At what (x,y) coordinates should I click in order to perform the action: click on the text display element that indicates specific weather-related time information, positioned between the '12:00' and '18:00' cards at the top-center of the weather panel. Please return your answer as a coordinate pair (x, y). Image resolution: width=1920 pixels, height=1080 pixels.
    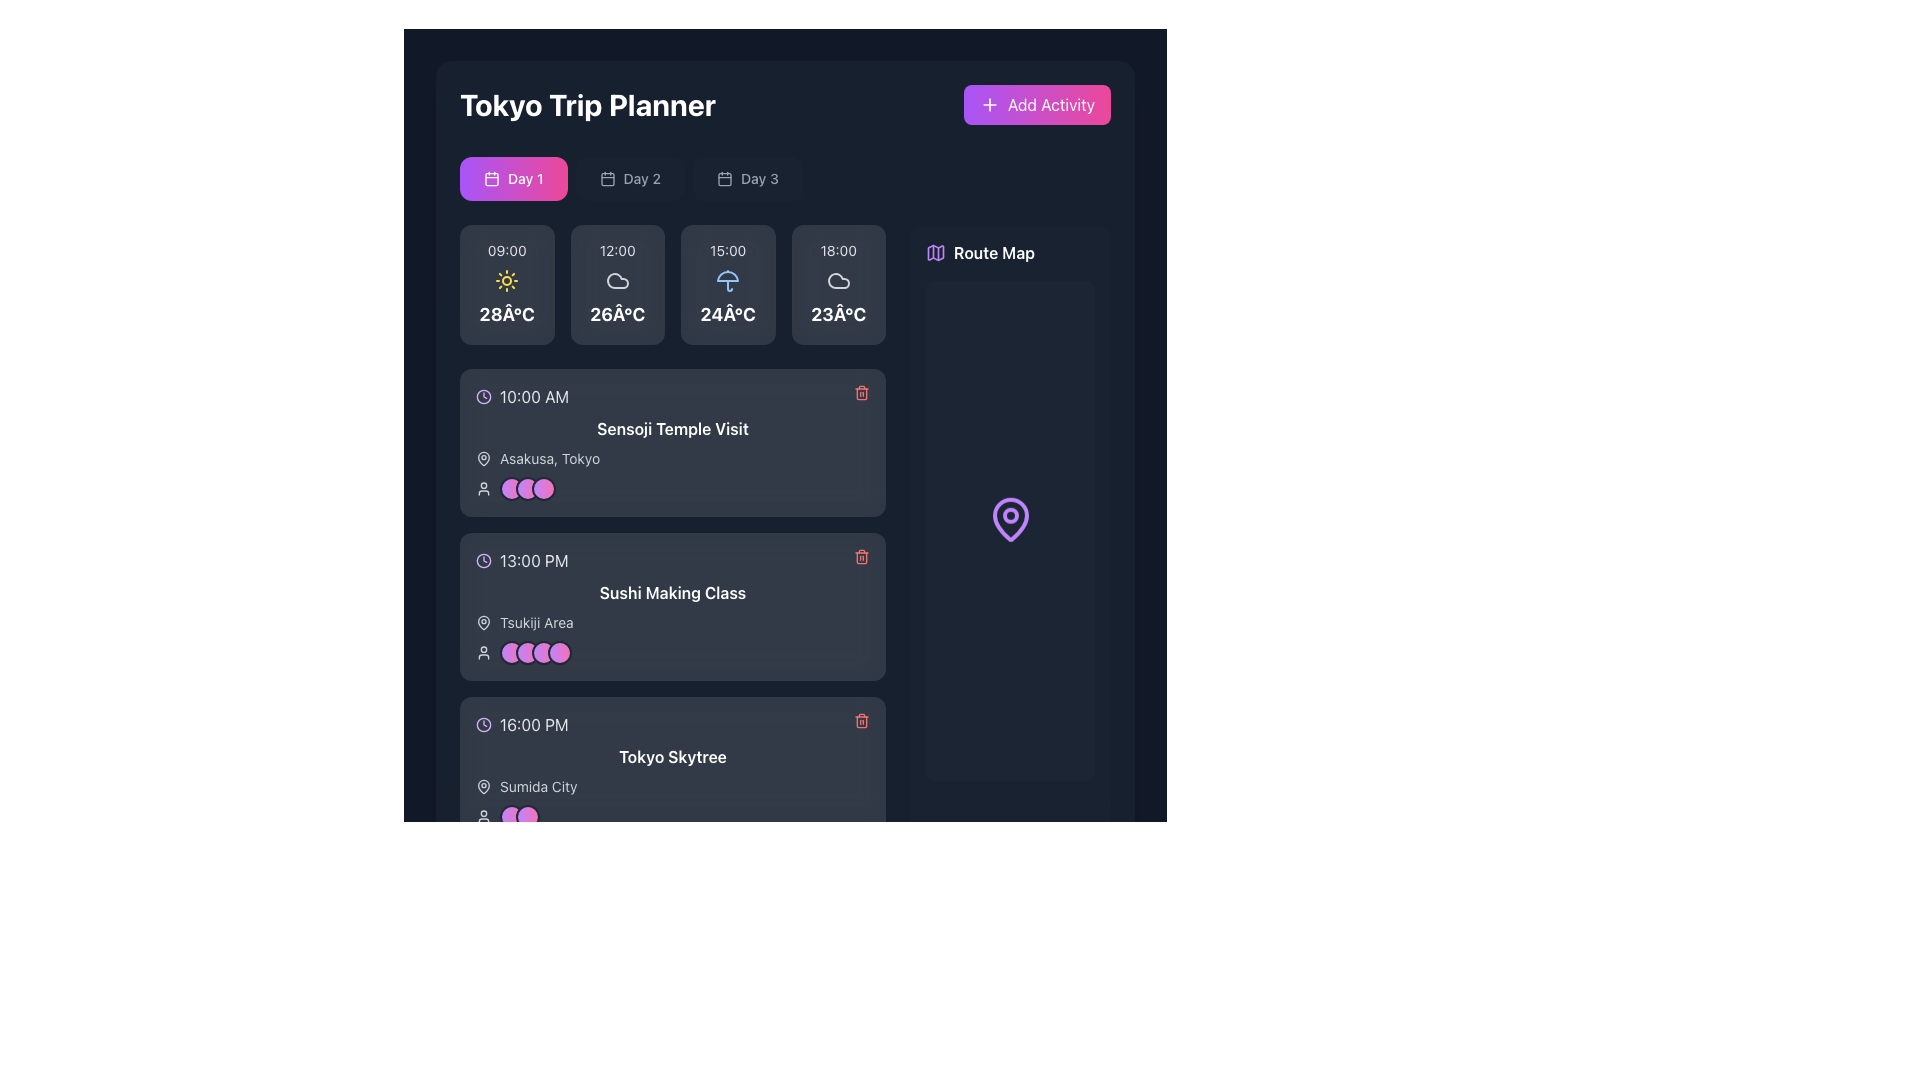
    Looking at the image, I should click on (727, 249).